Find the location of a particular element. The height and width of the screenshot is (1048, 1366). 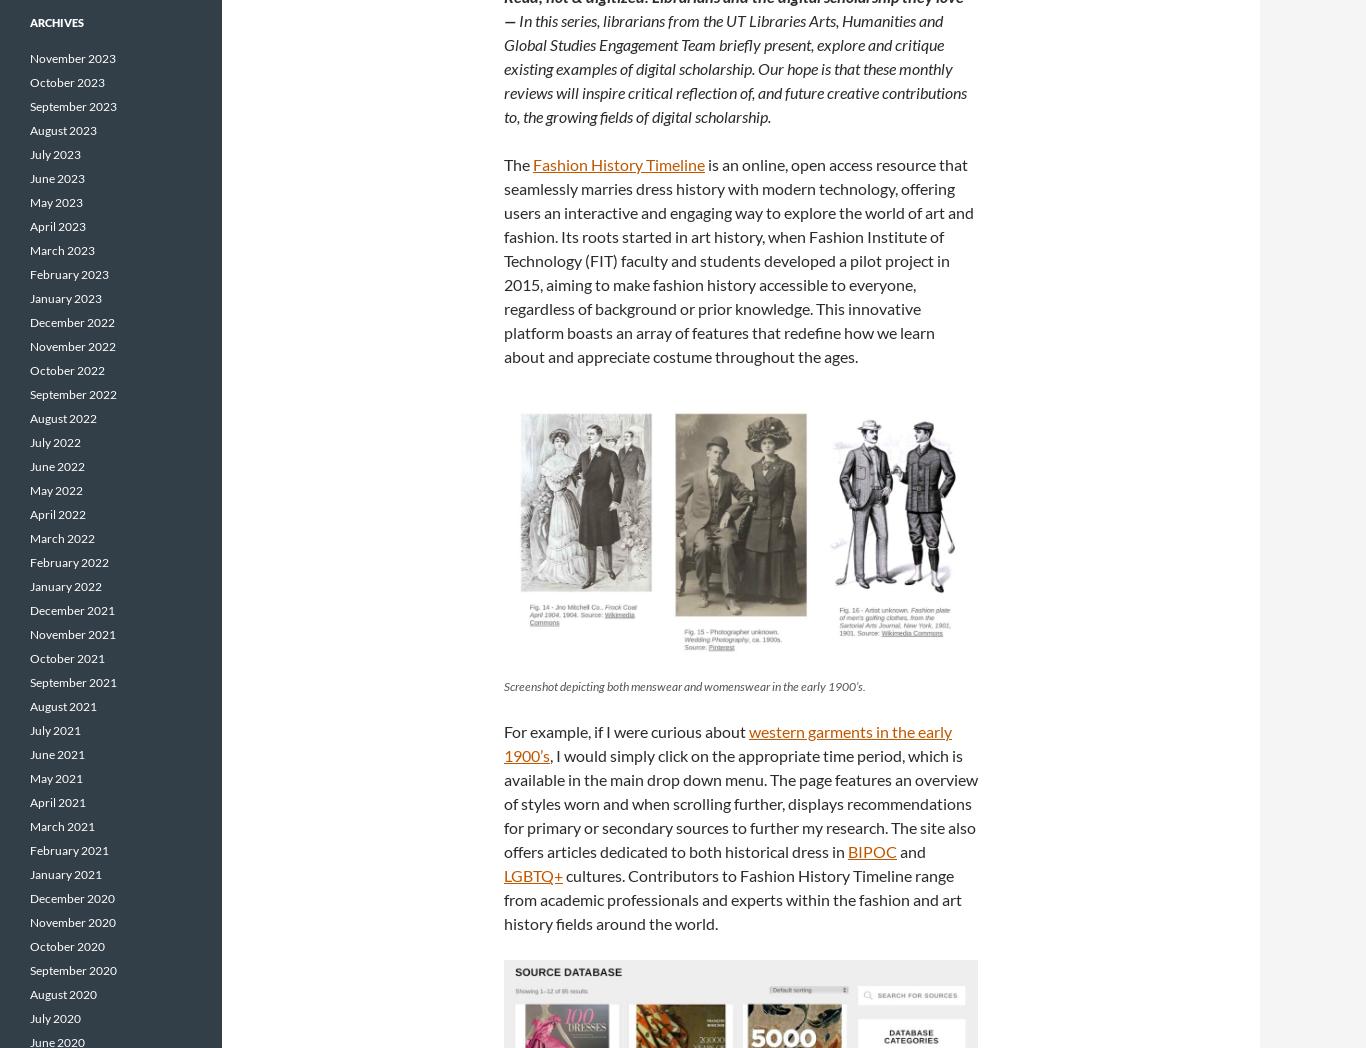

'and' is located at coordinates (896, 851).